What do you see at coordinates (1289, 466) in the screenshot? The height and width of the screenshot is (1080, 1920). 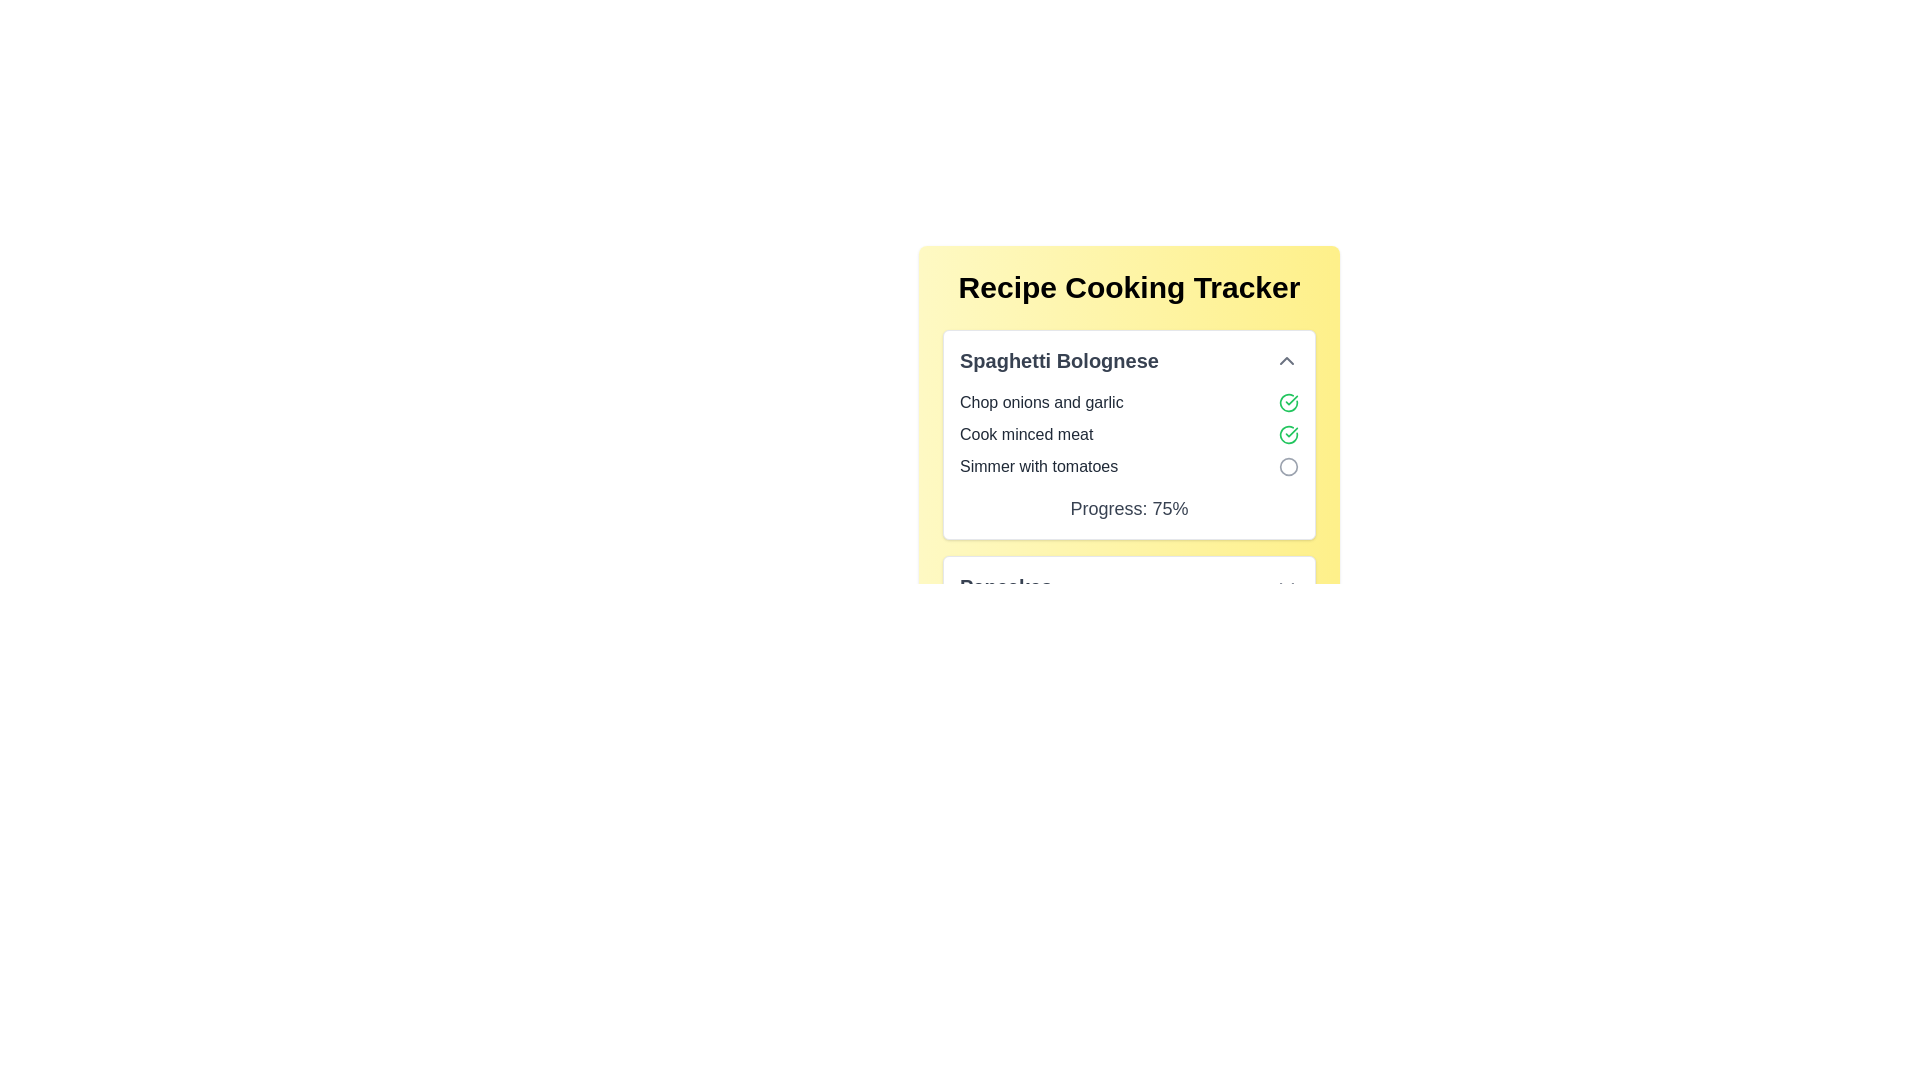 I see `the circular gray icon representing an incomplete or pending indicator, which is adjacent to the text 'Simmer with tomatoes' in the list layout` at bounding box center [1289, 466].